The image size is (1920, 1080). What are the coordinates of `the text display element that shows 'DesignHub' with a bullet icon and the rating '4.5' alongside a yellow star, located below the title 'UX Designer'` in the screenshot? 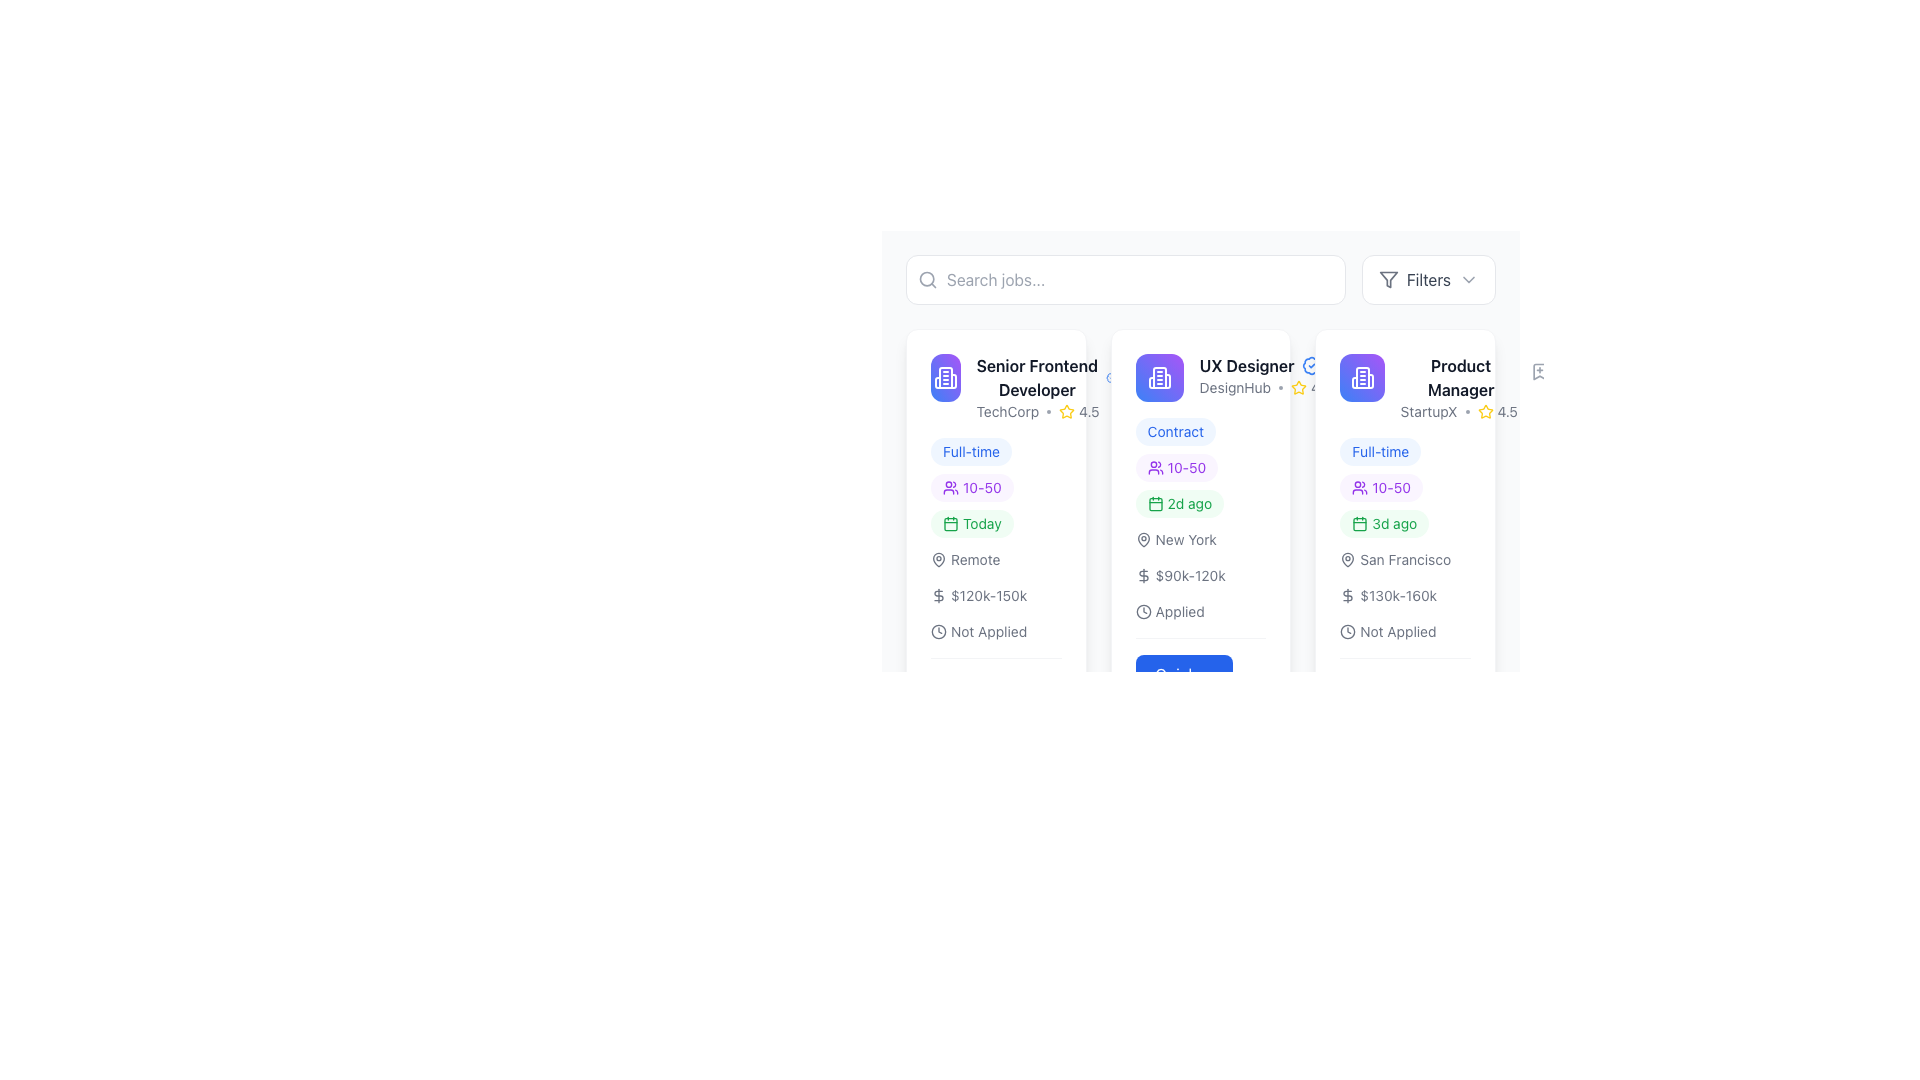 It's located at (1264, 388).